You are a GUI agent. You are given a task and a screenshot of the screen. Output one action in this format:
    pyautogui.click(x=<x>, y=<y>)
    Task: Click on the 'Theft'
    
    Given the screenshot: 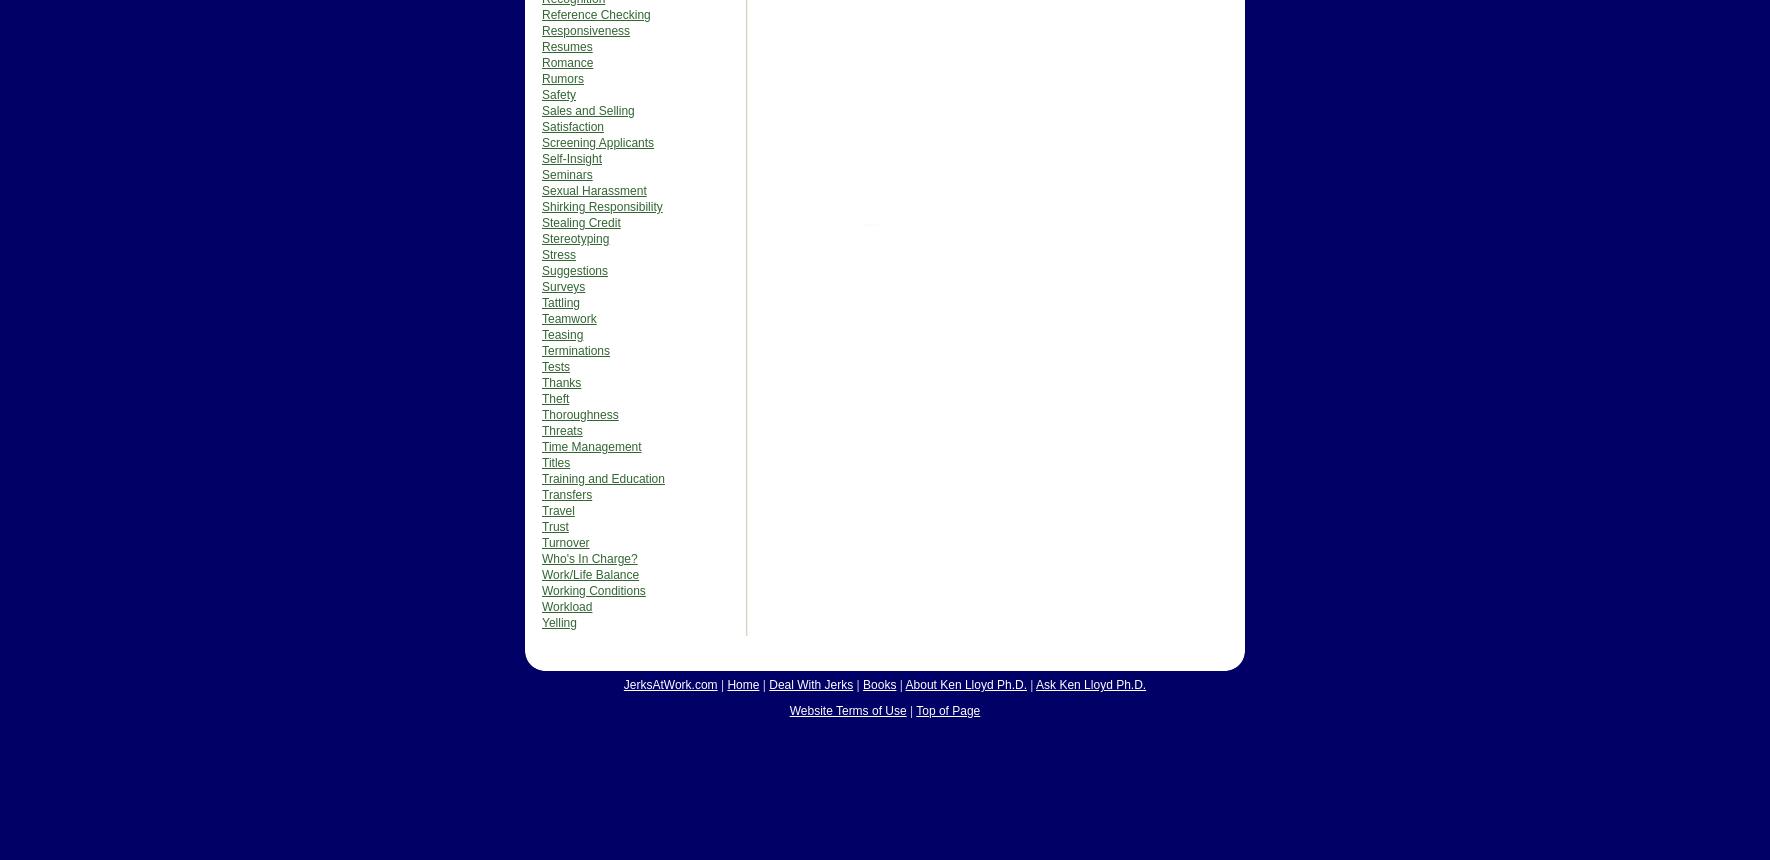 What is the action you would take?
    pyautogui.click(x=555, y=398)
    